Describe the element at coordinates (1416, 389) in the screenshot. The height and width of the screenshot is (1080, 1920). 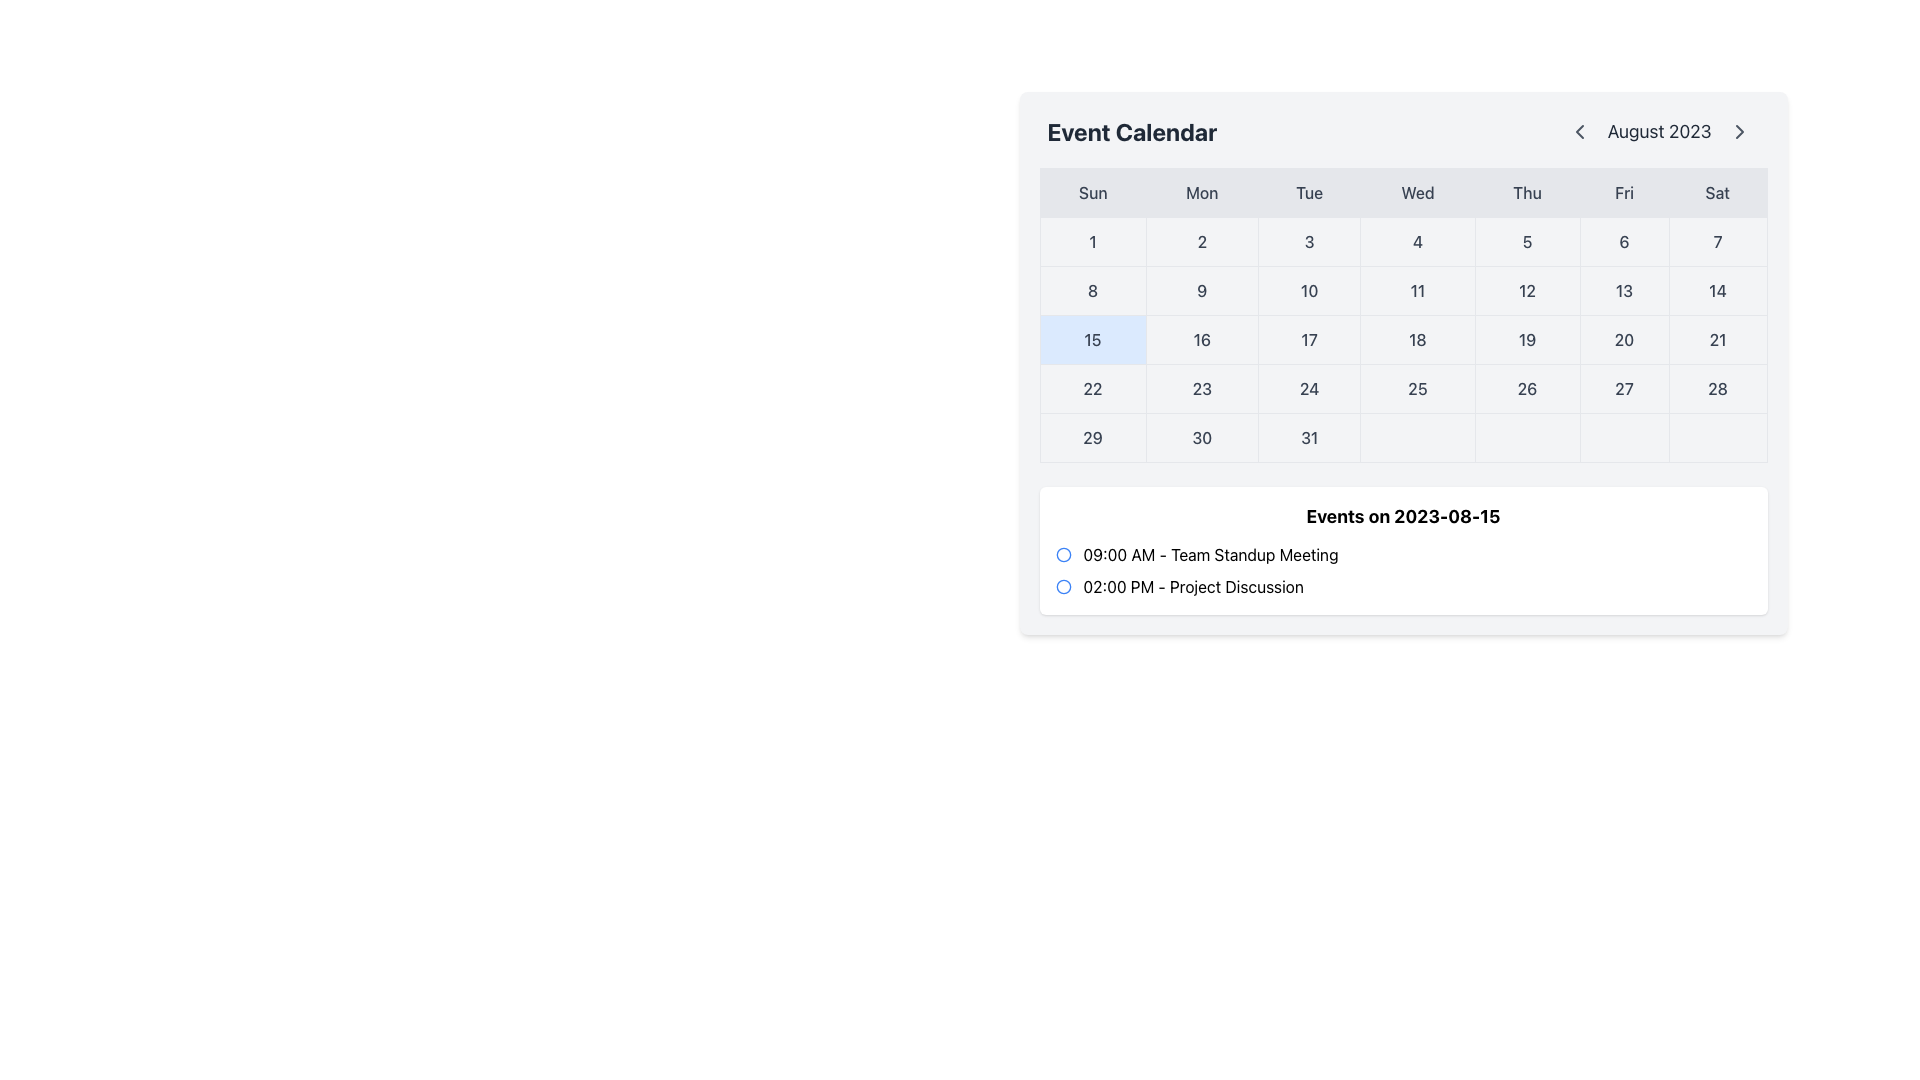
I see `the stylized calendar day cell displaying the number '25'` at that location.